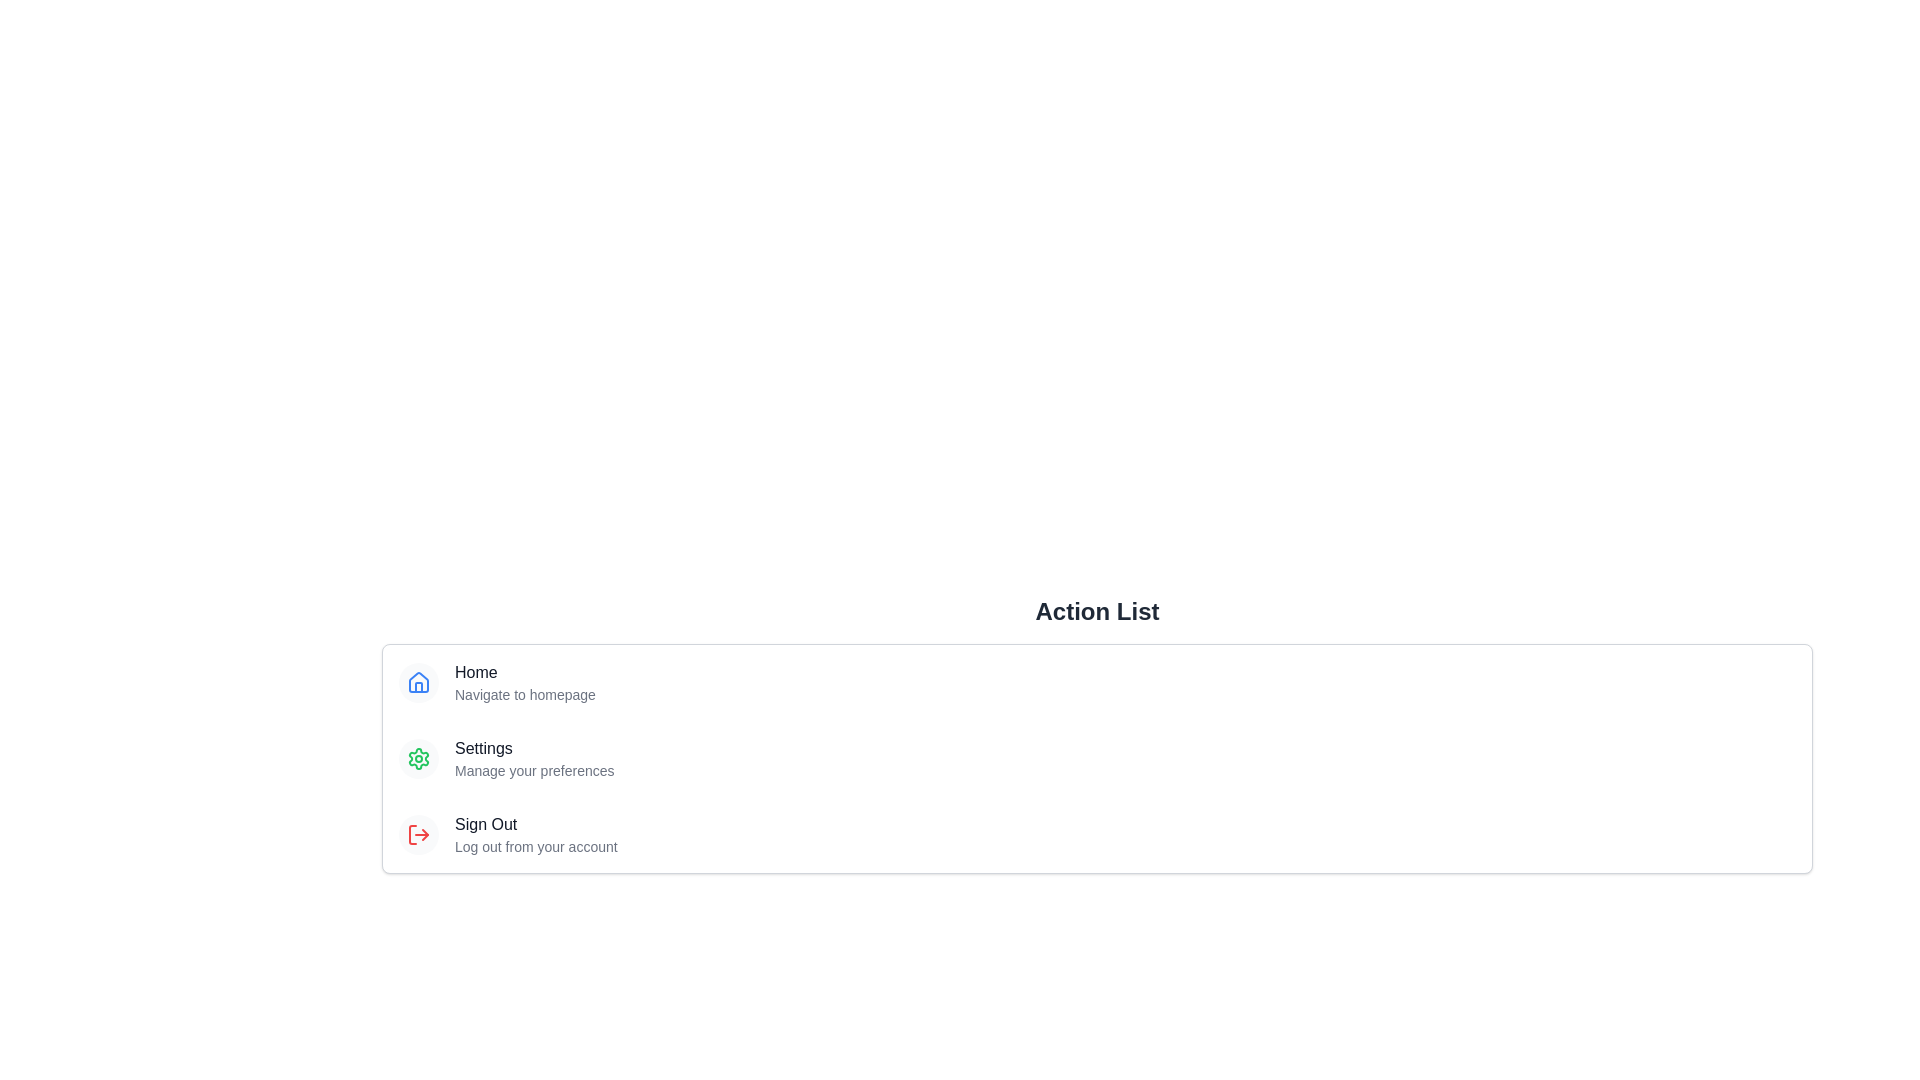 The width and height of the screenshot is (1920, 1080). I want to click on the 'Action List' heading, so click(1096, 611).